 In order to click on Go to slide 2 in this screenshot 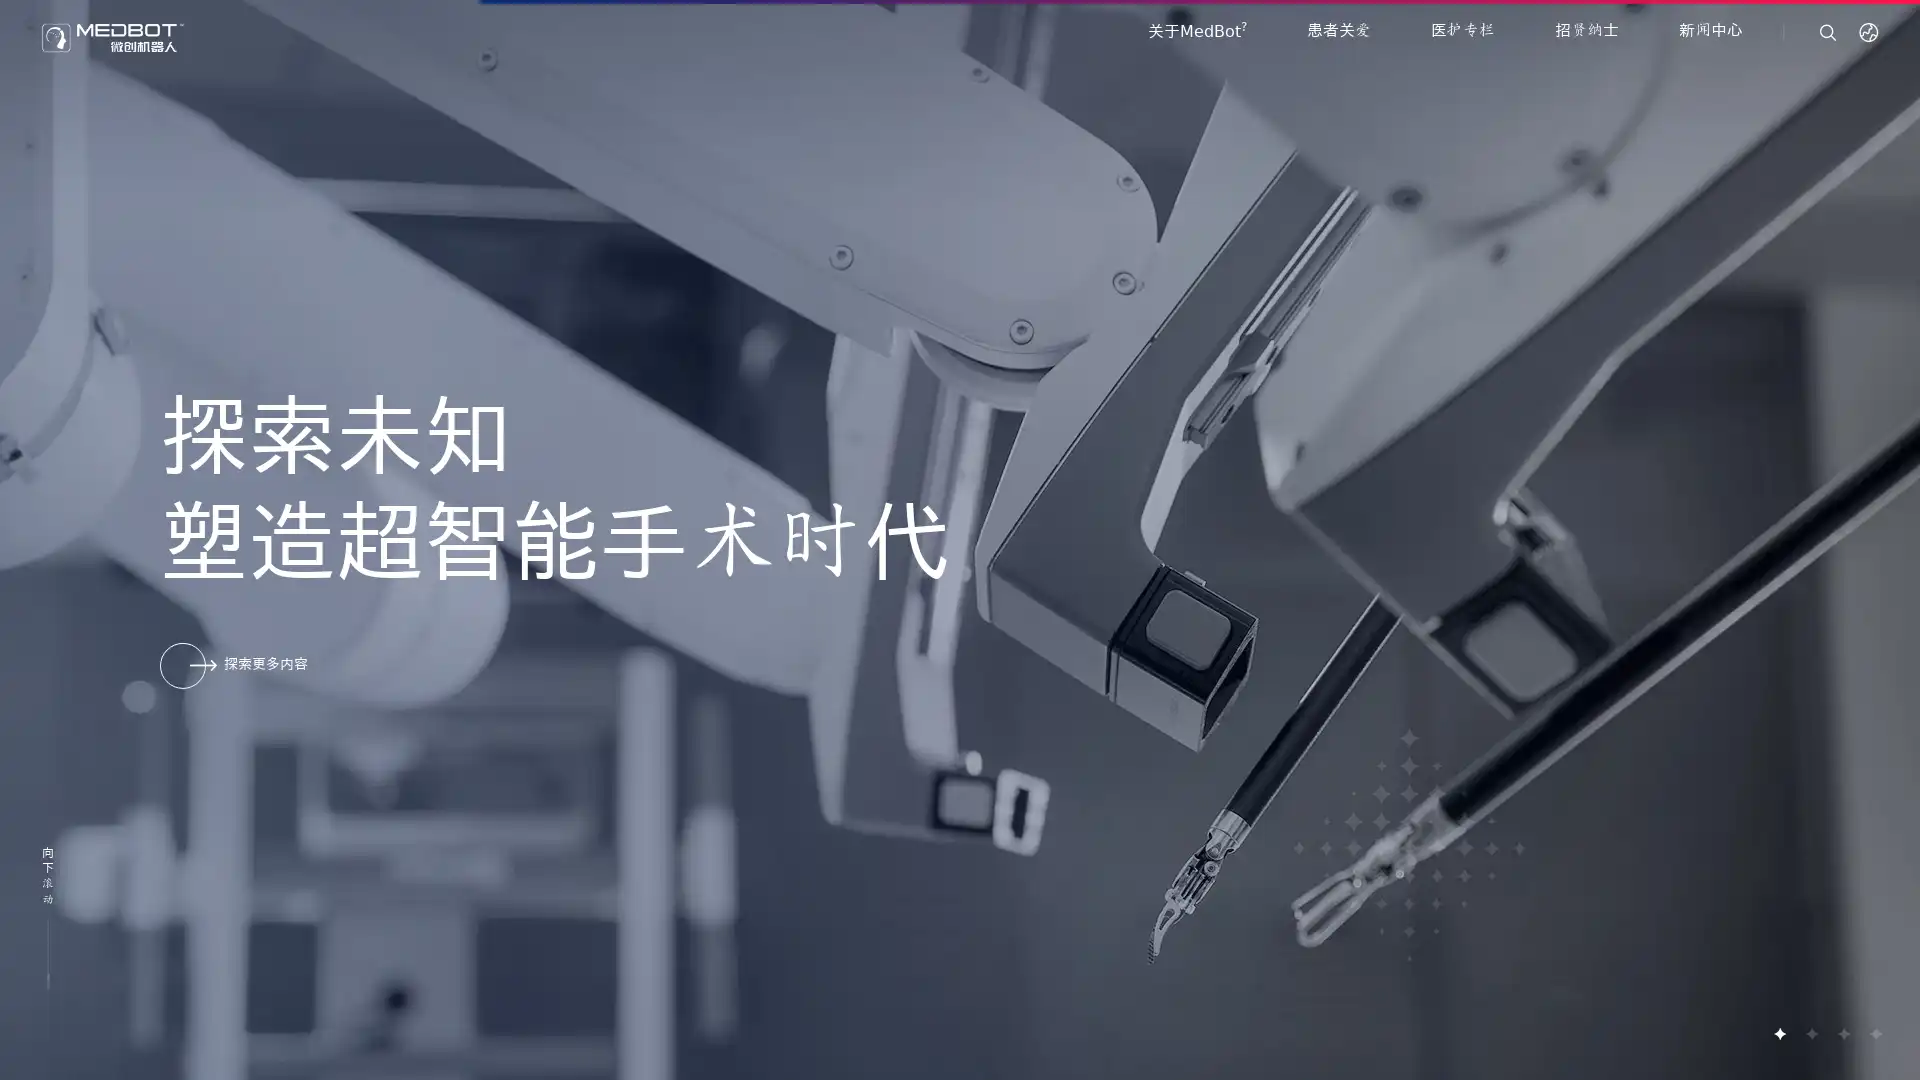, I will do `click(1810, 1033)`.